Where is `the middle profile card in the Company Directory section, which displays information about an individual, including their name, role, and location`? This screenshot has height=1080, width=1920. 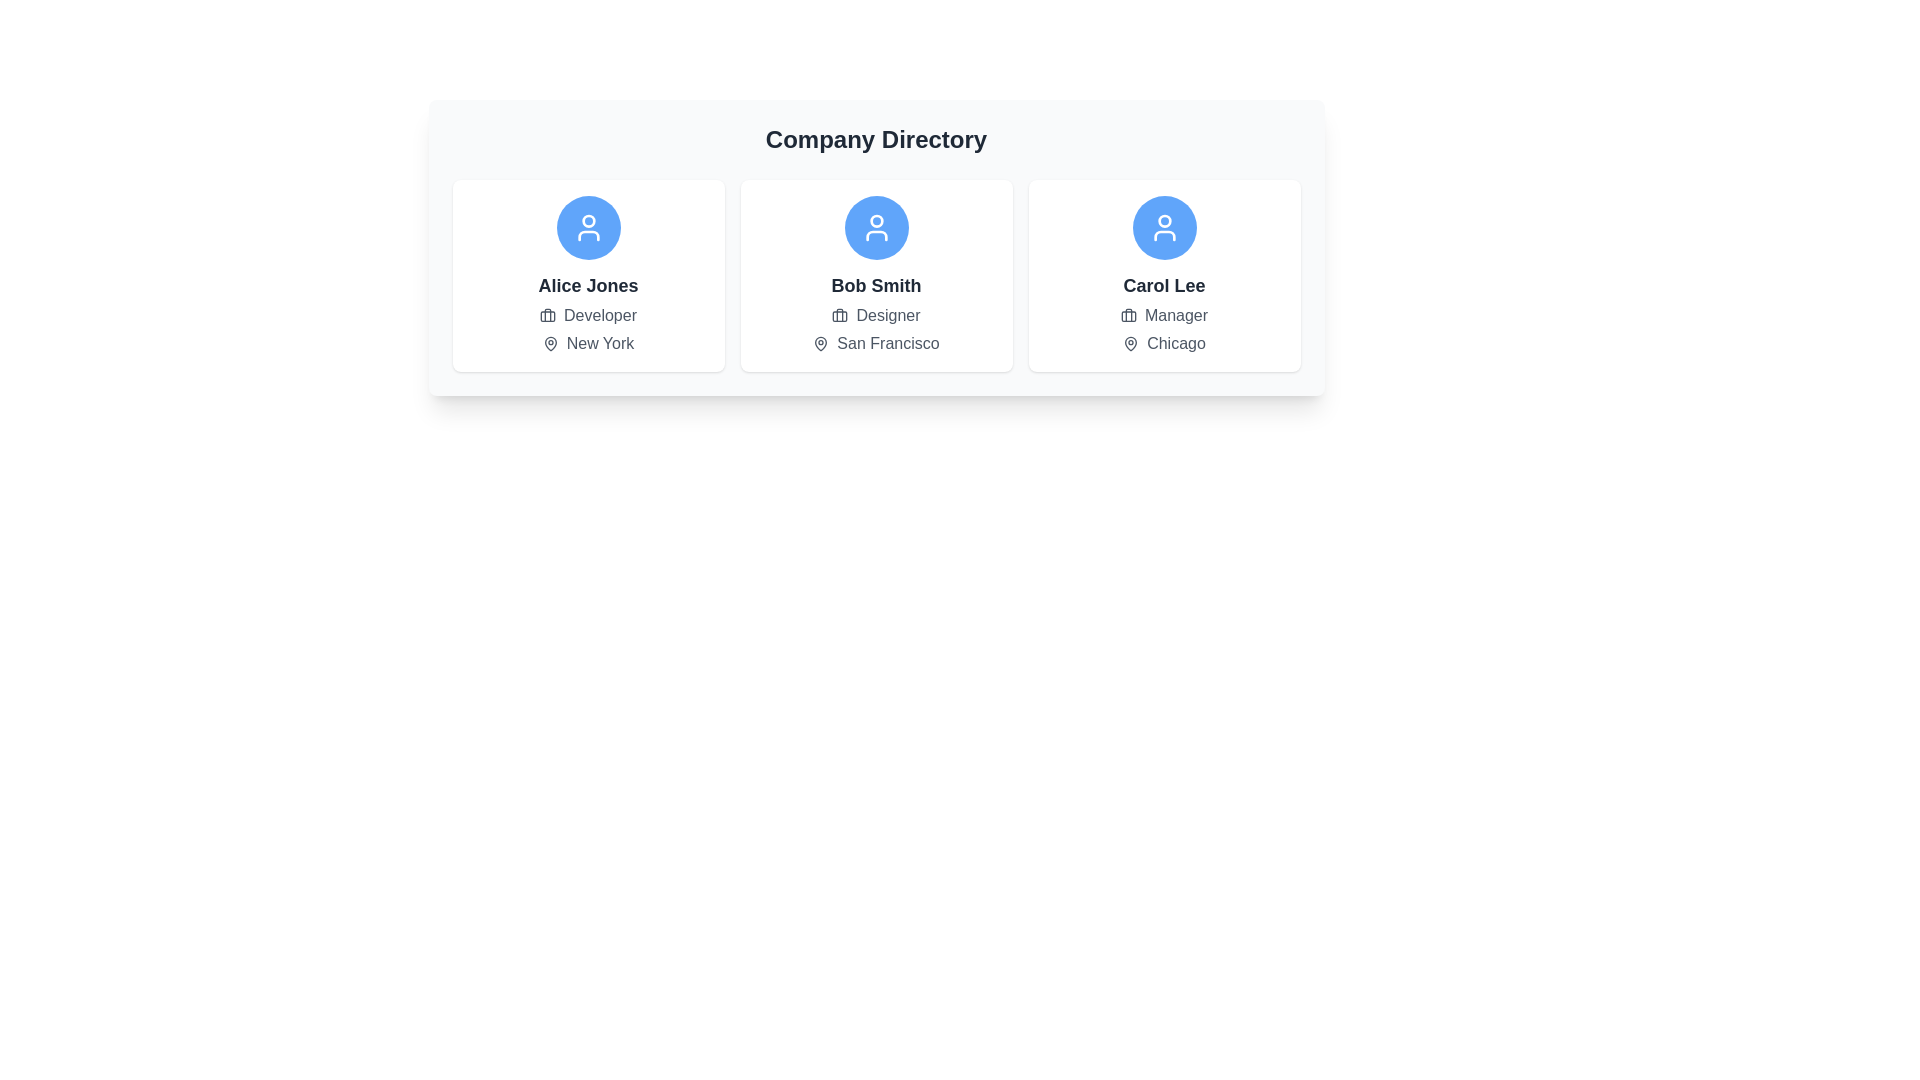 the middle profile card in the Company Directory section, which displays information about an individual, including their name, role, and location is located at coordinates (876, 276).